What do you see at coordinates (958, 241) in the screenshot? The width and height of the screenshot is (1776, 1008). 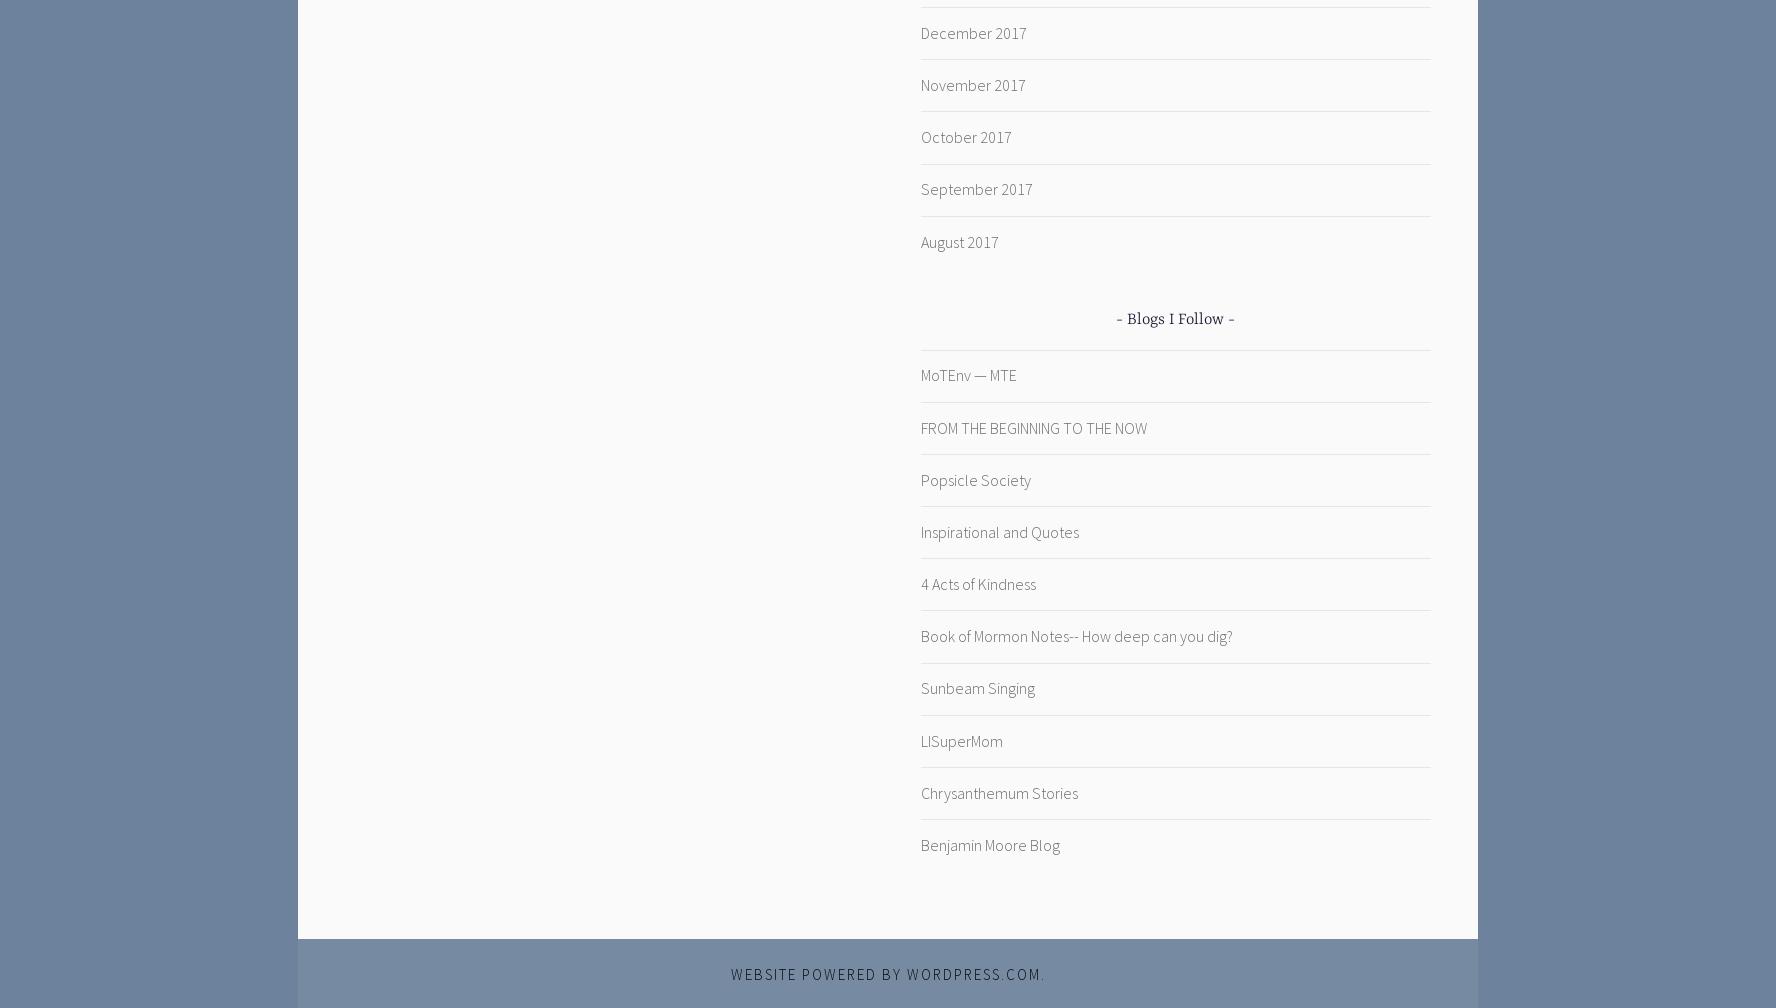 I see `'August 2017'` at bounding box center [958, 241].